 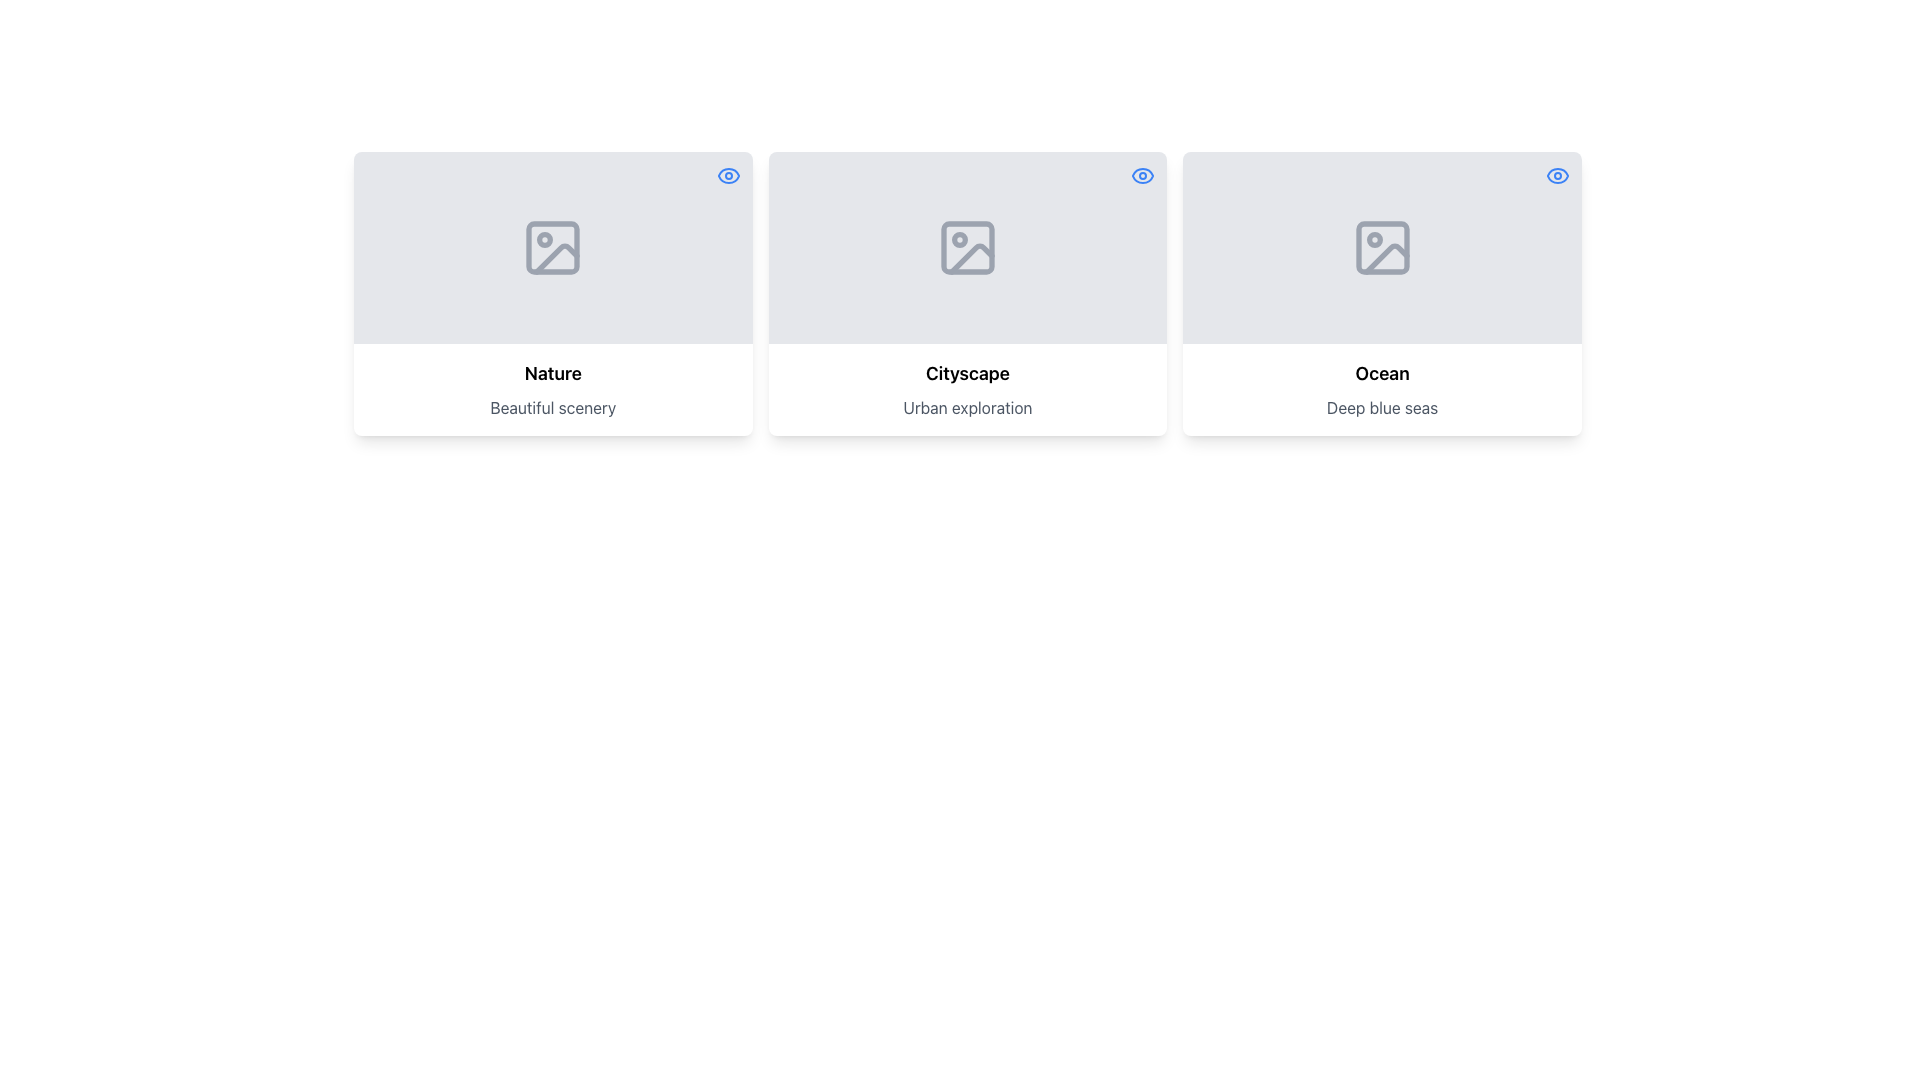 I want to click on the text label 'Ocean' which is styled in a larger bold font, located in the rightmost card of a horizontally aligned group of three cards, positioned below the image and above the descriptive text 'Deep blue seas', so click(x=1381, y=374).